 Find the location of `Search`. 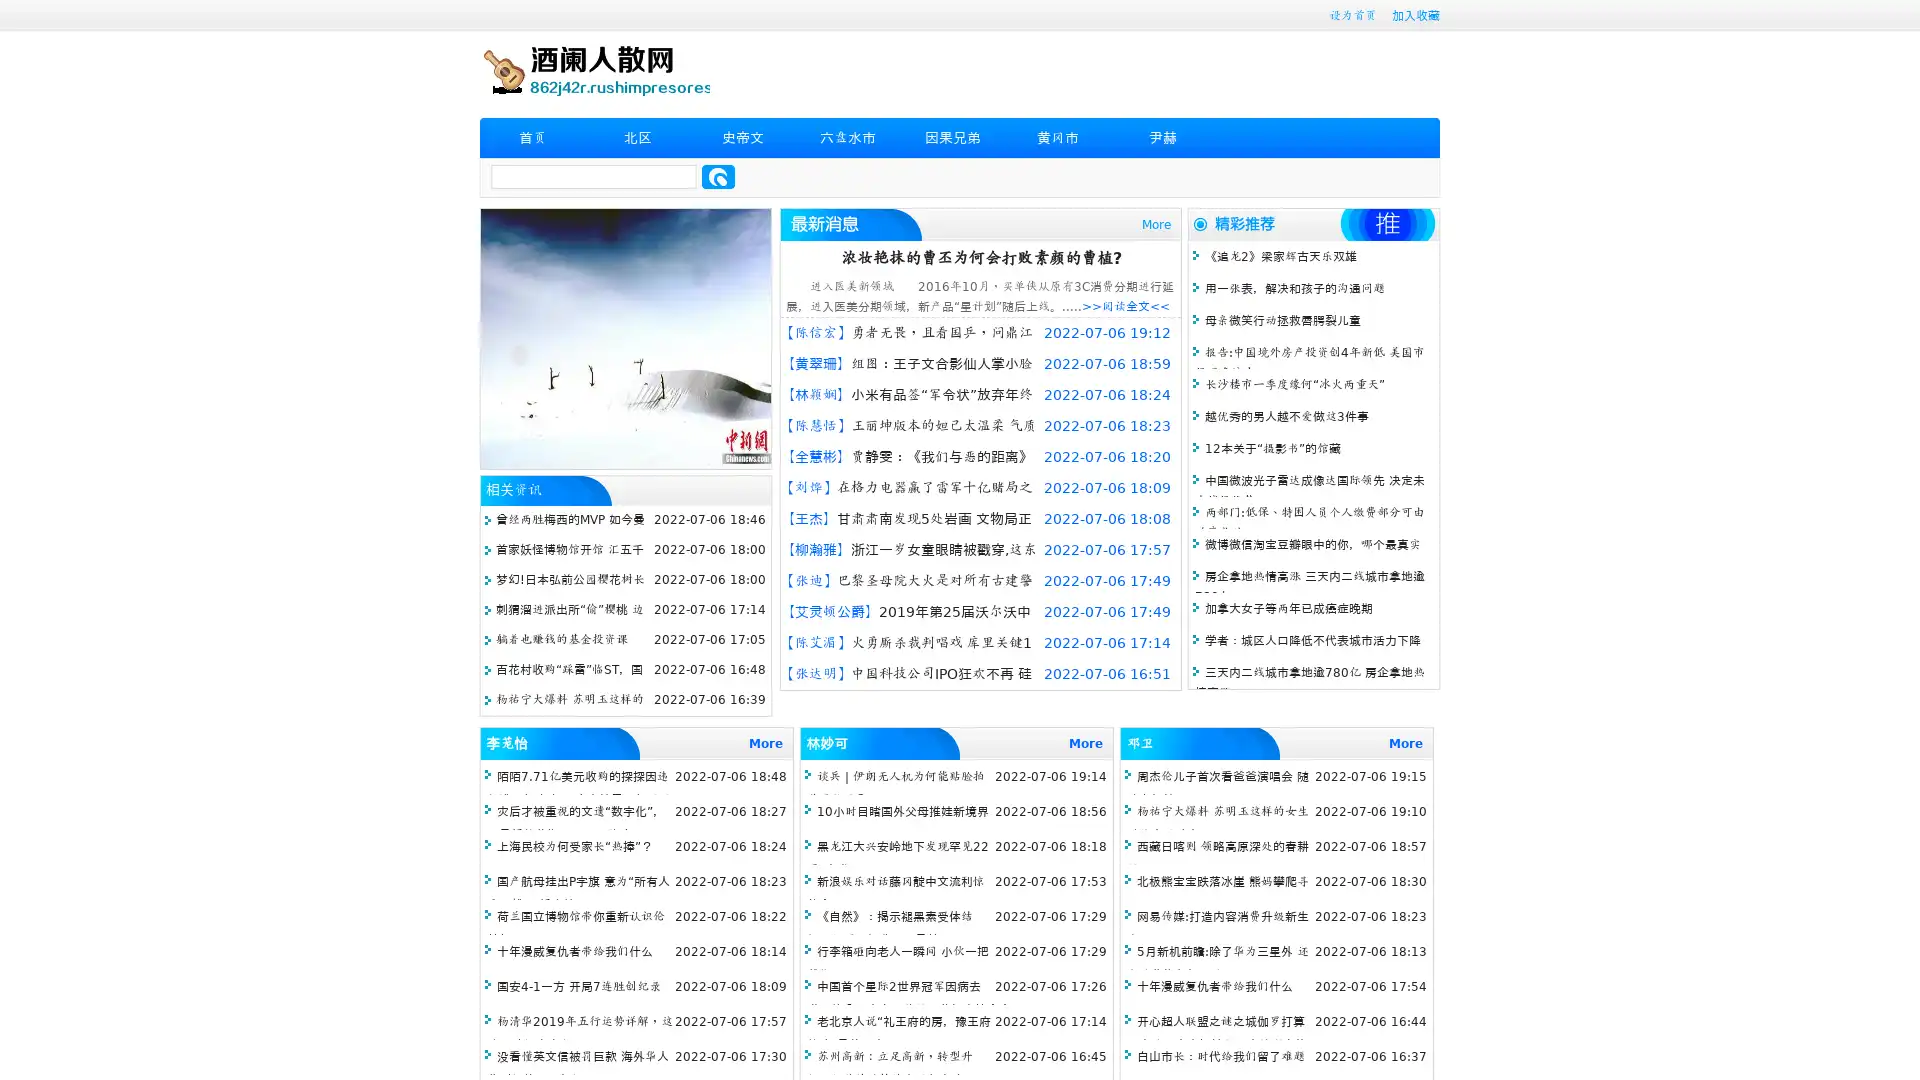

Search is located at coordinates (718, 176).